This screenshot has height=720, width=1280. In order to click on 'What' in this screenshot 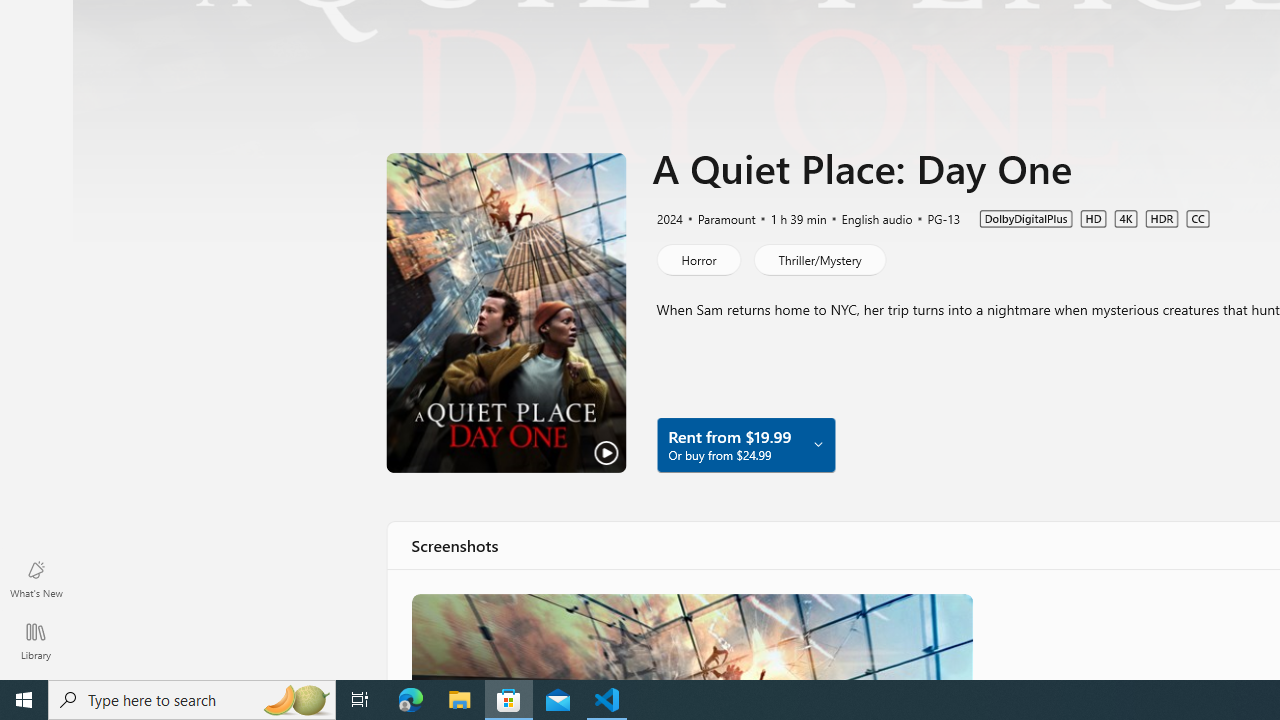, I will do `click(35, 578)`.